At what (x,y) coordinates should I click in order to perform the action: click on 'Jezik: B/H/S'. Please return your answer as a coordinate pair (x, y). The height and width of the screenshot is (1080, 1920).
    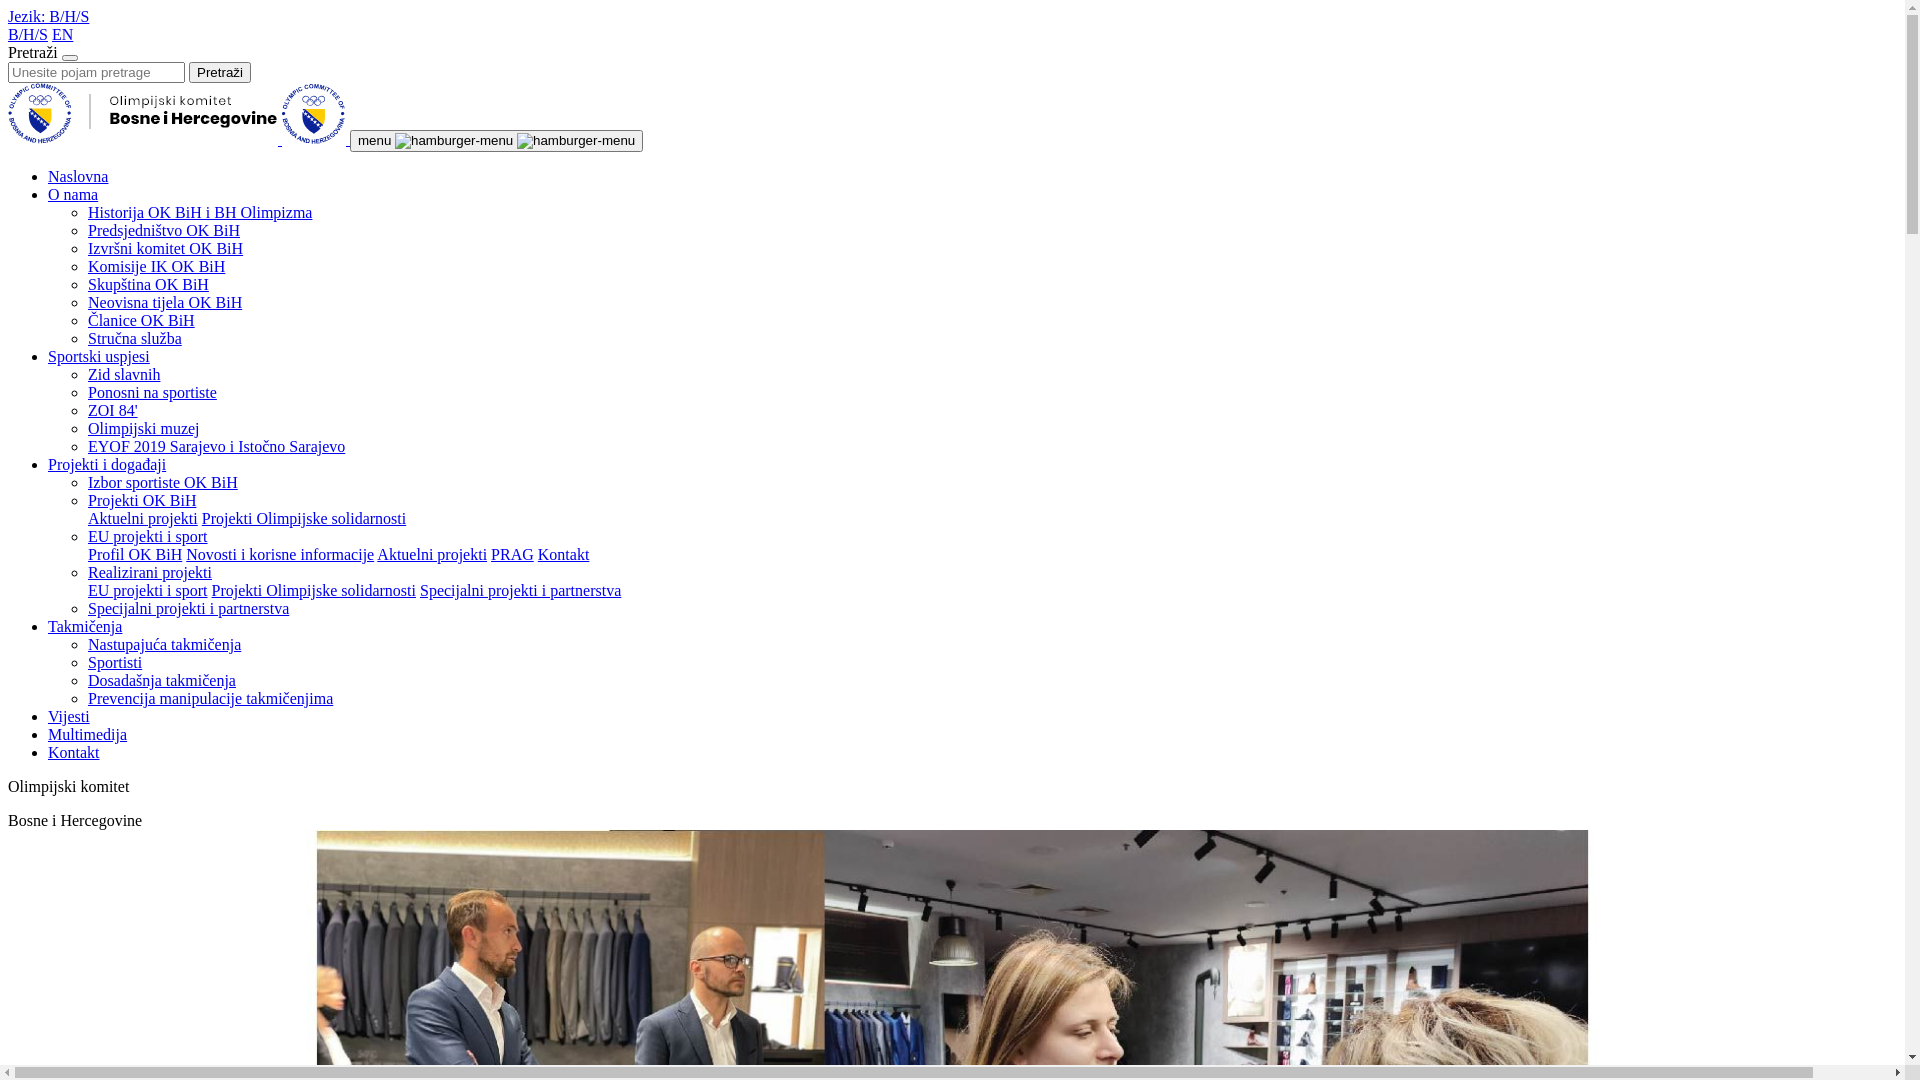
    Looking at the image, I should click on (48, 16).